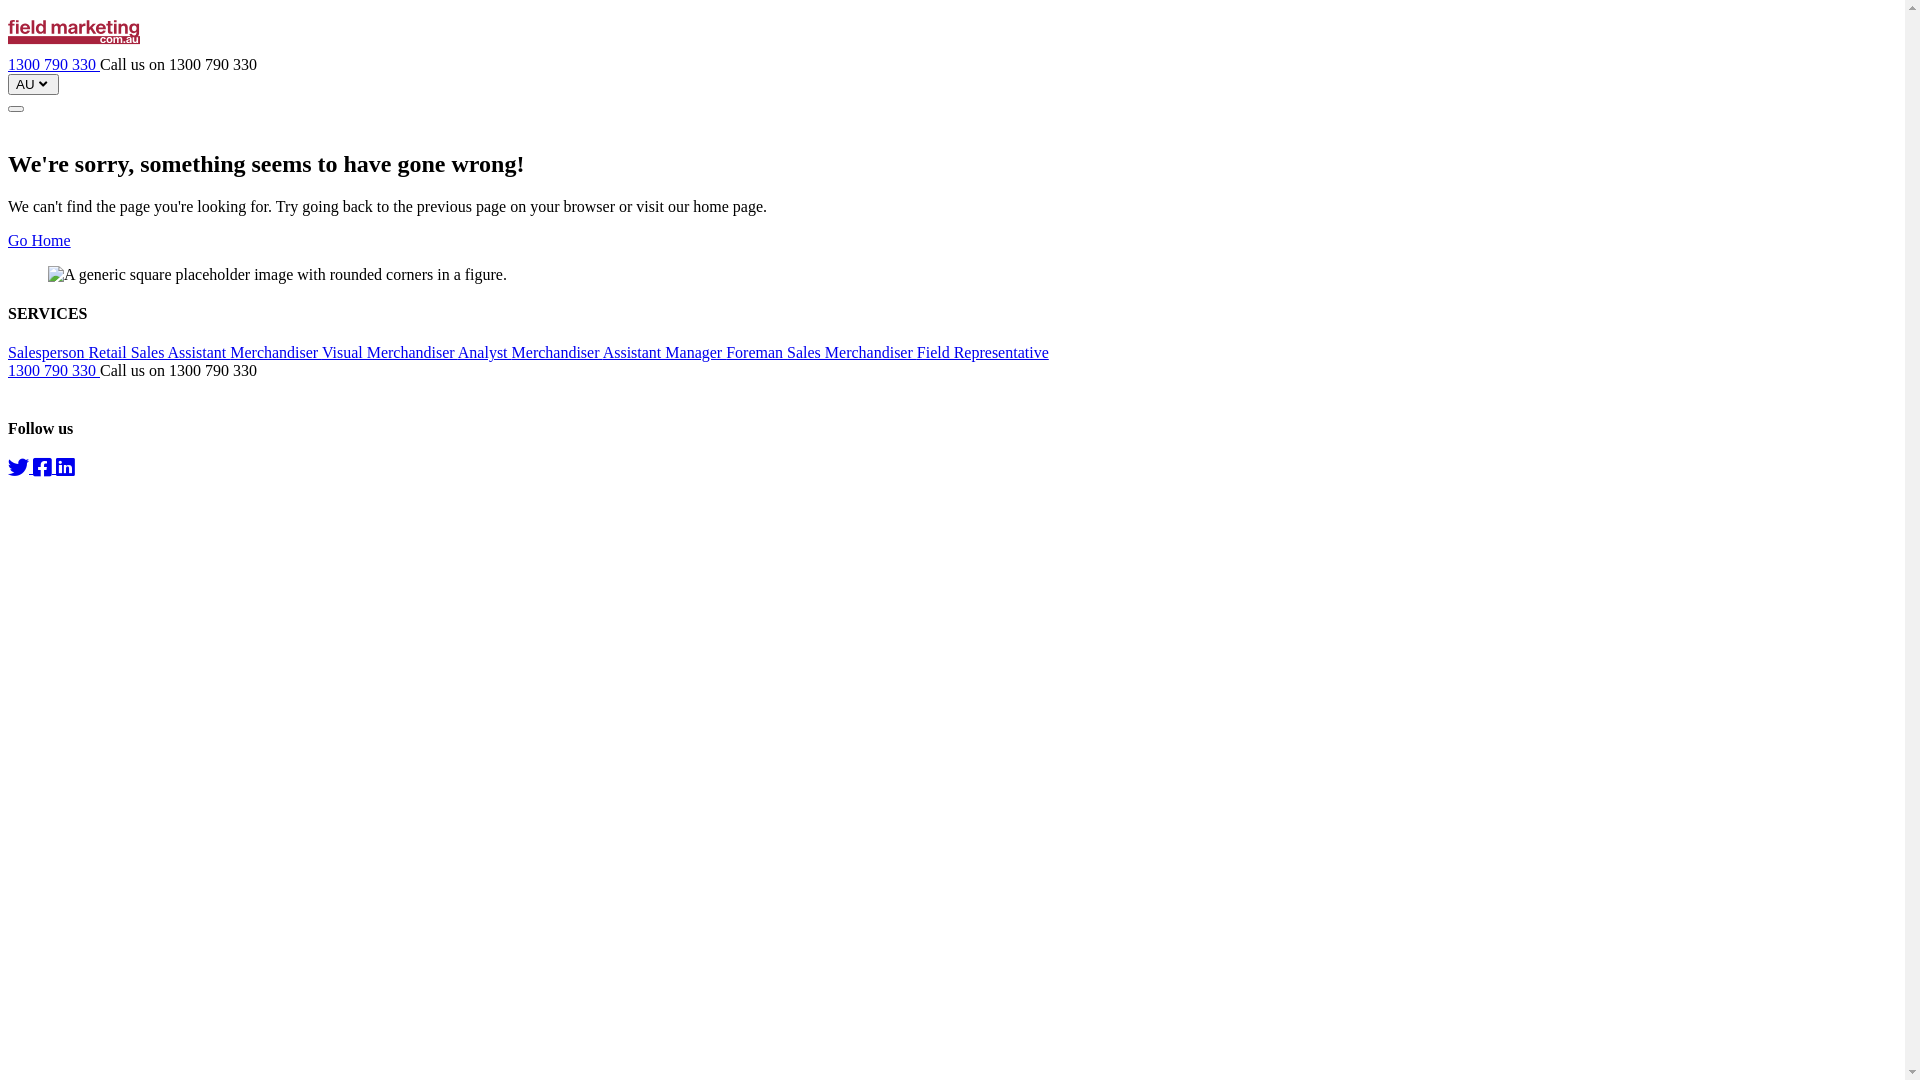 This screenshot has height=1080, width=1920. I want to click on 'Visual Merchandiser', so click(321, 351).